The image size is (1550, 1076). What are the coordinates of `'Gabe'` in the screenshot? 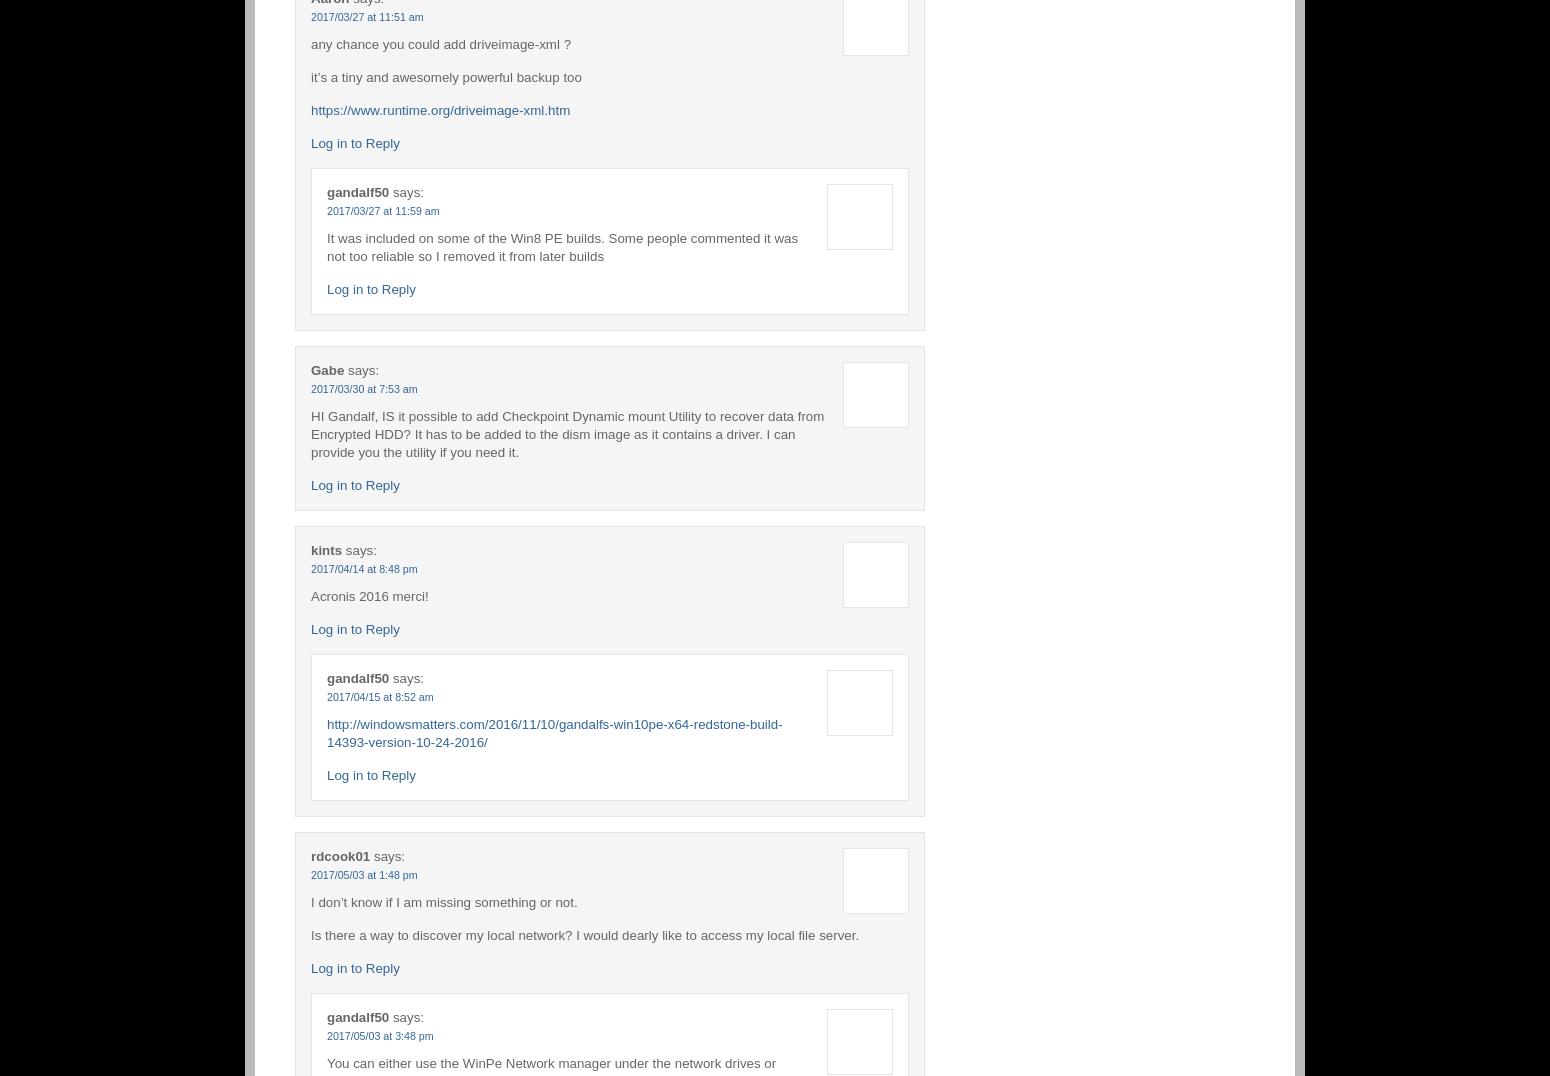 It's located at (326, 368).